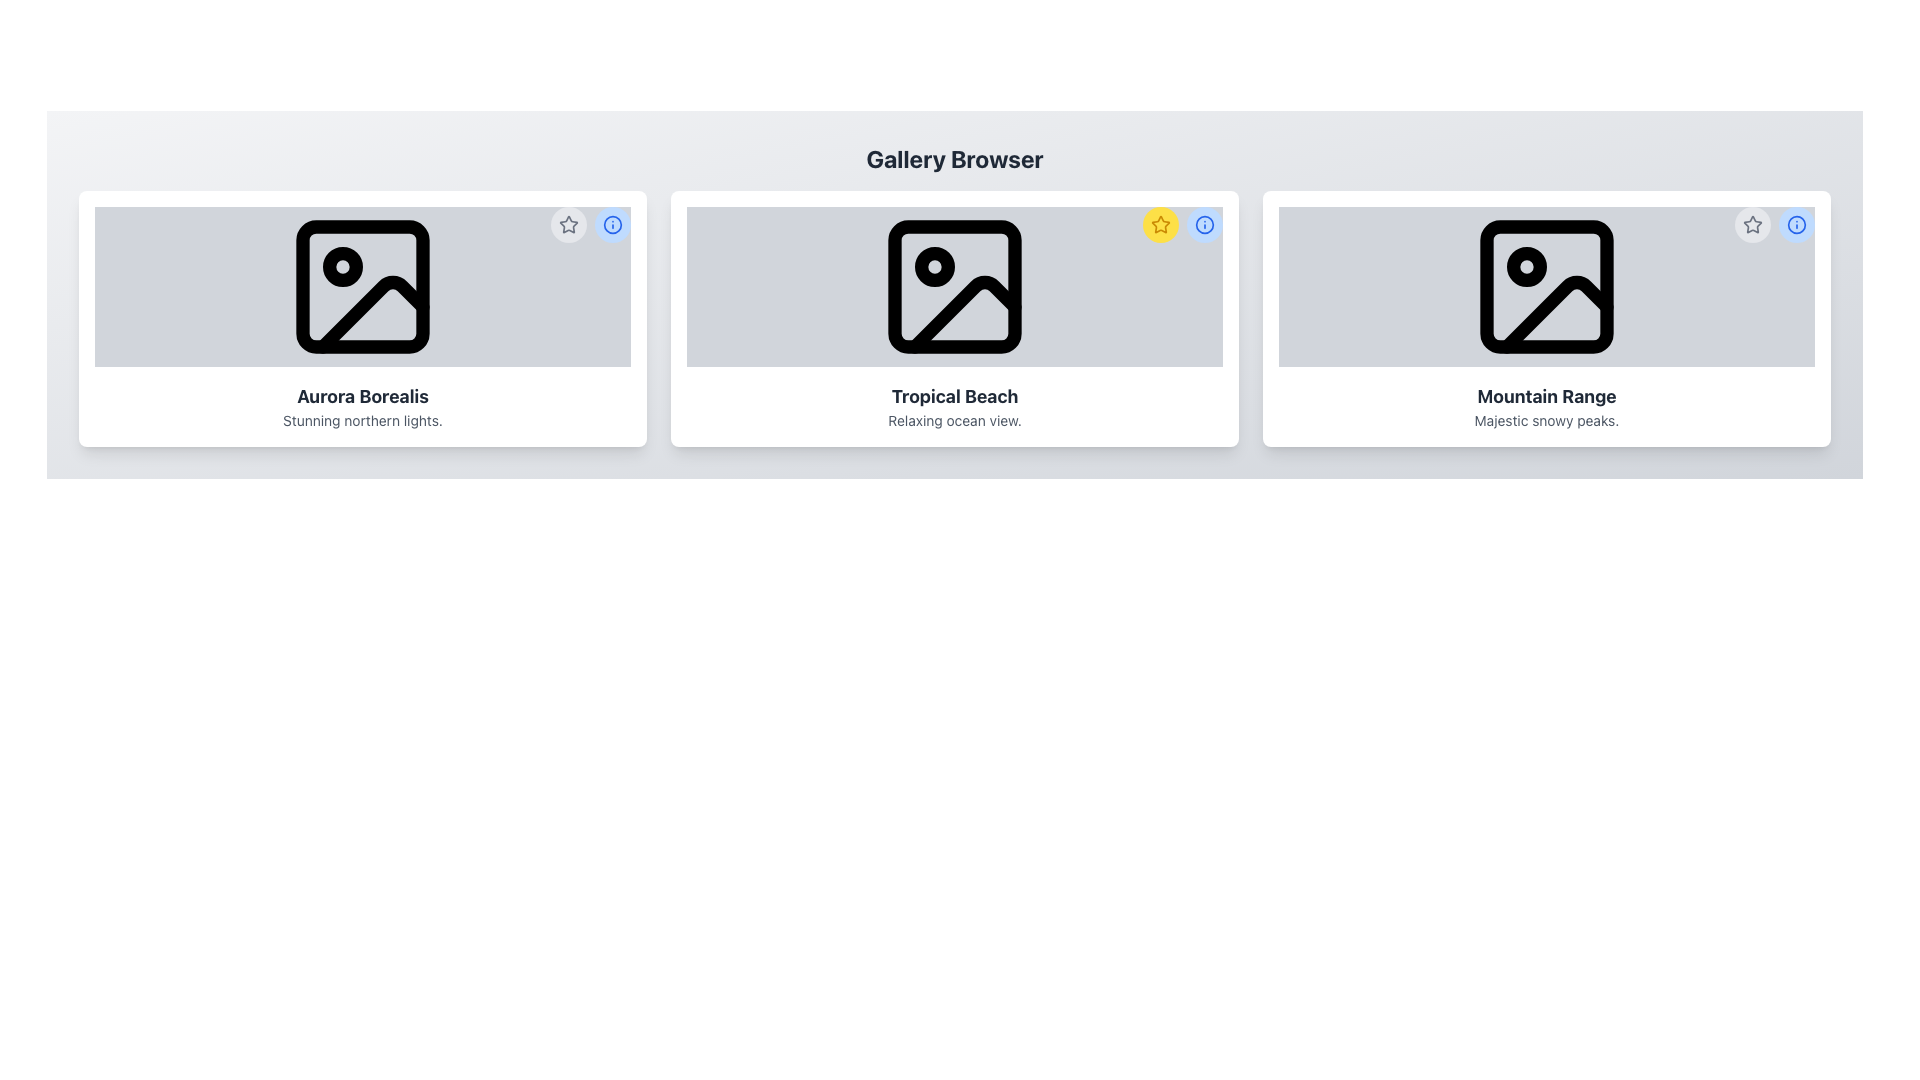  I want to click on the interactive button or icon located at the top-right corner of the 'Tropical Beach' card, so click(1203, 224).